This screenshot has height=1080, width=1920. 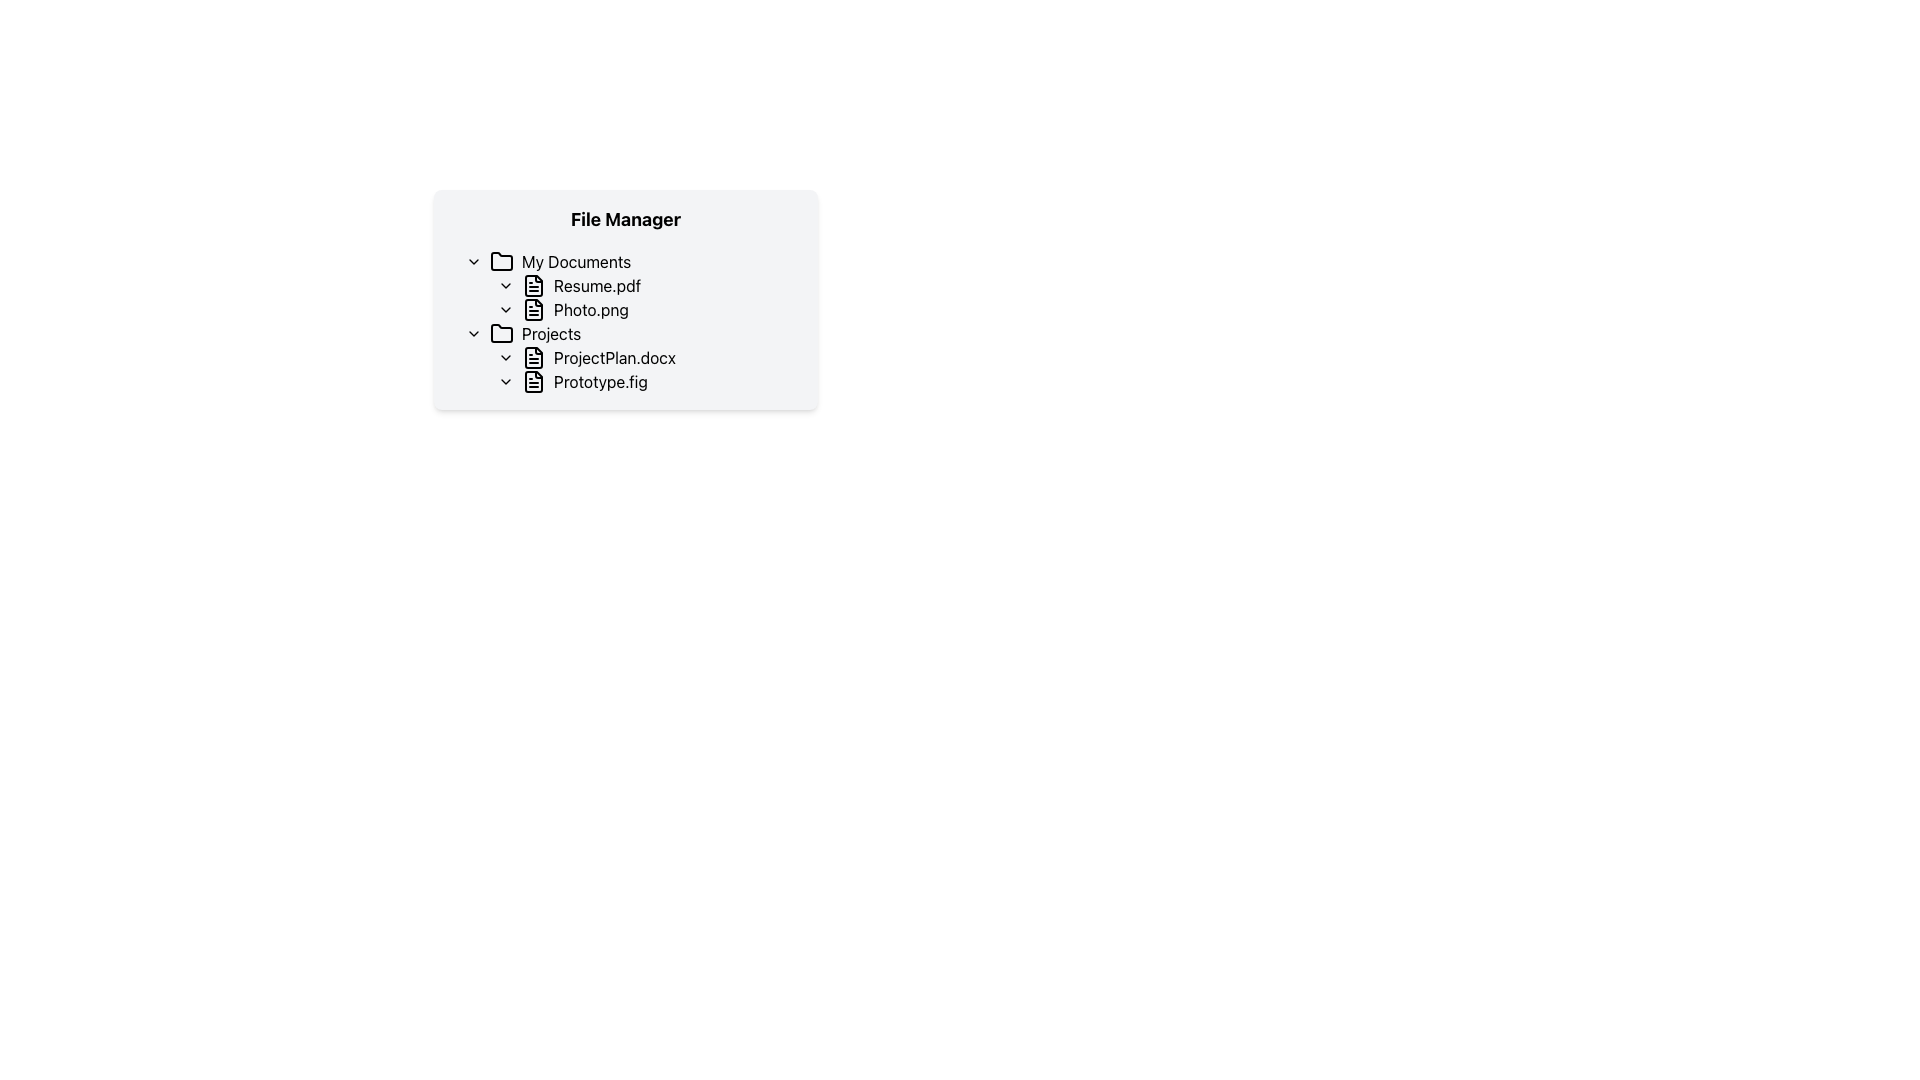 What do you see at coordinates (533, 309) in the screenshot?
I see `the 'Photo.png' icon located next` at bounding box center [533, 309].